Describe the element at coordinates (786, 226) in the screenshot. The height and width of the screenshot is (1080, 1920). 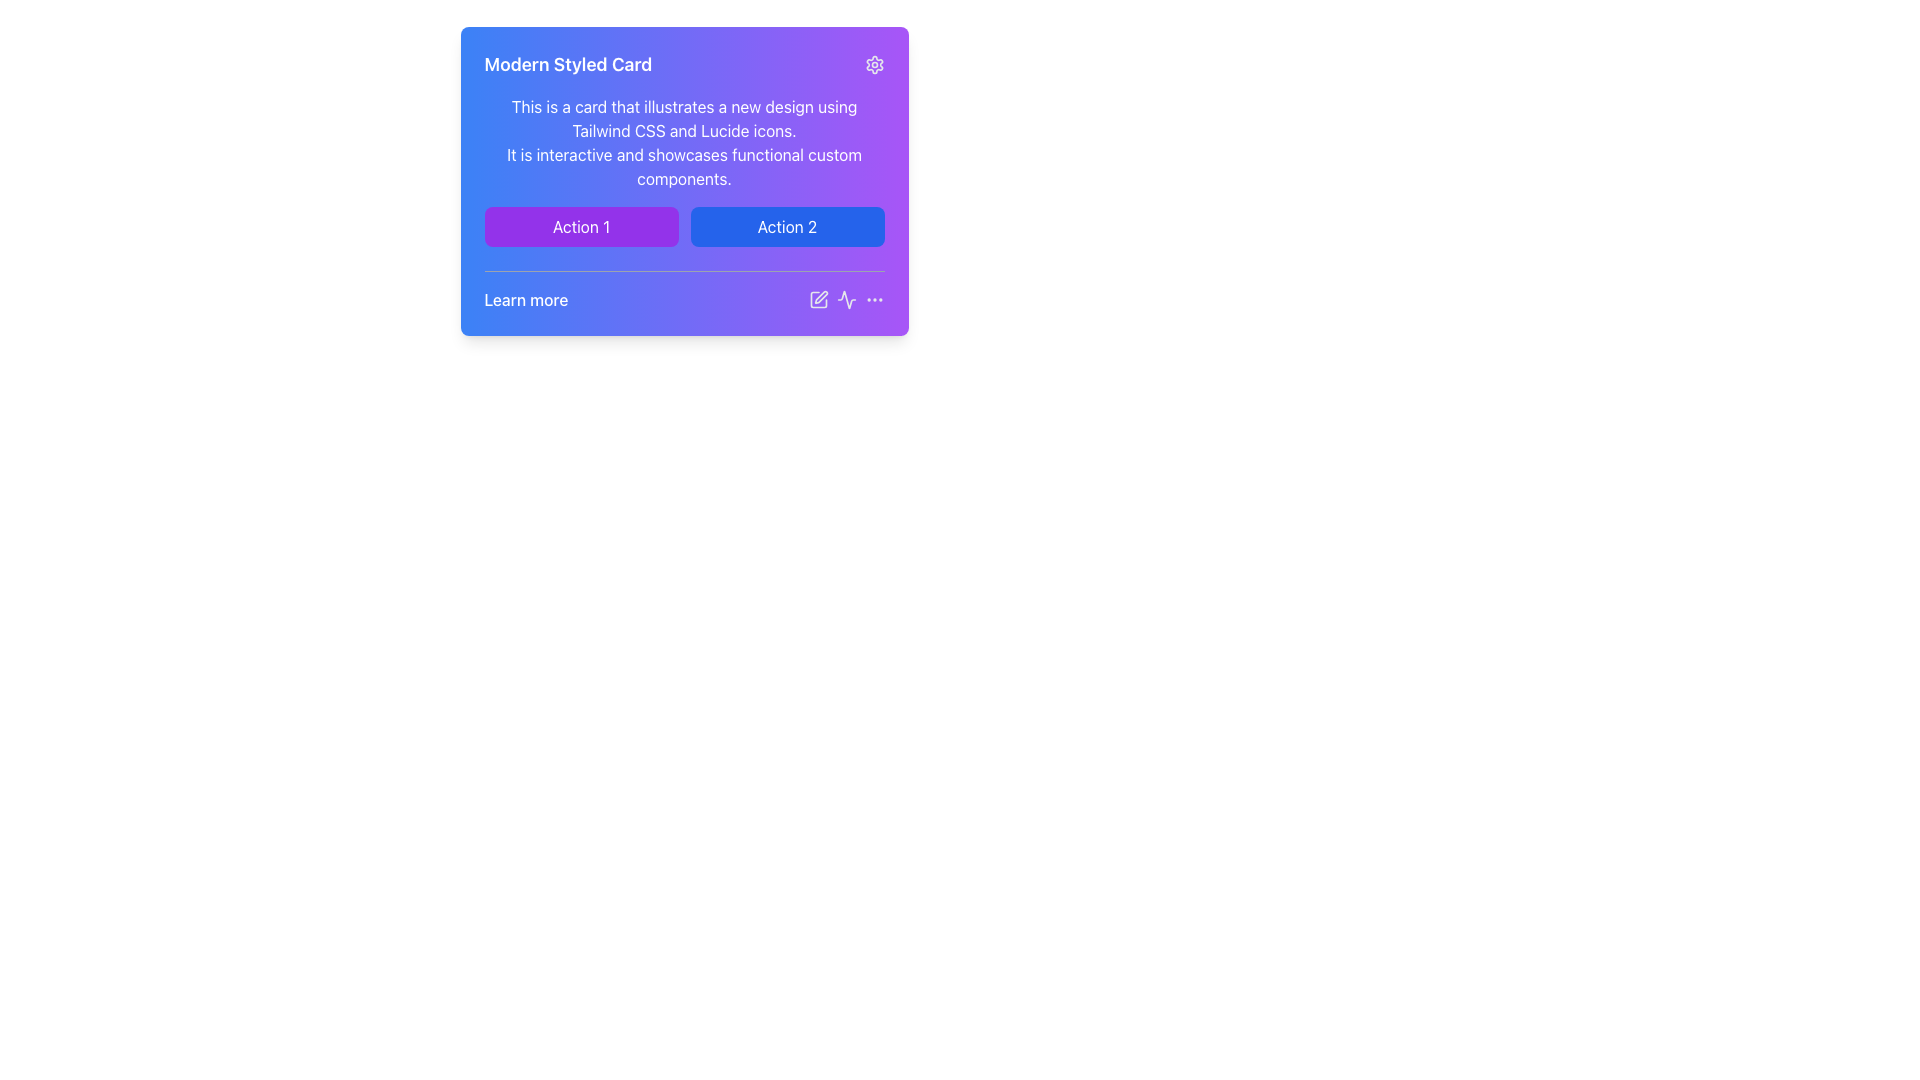
I see `the 'Action 2' button located to the right of 'Action 1'` at that location.